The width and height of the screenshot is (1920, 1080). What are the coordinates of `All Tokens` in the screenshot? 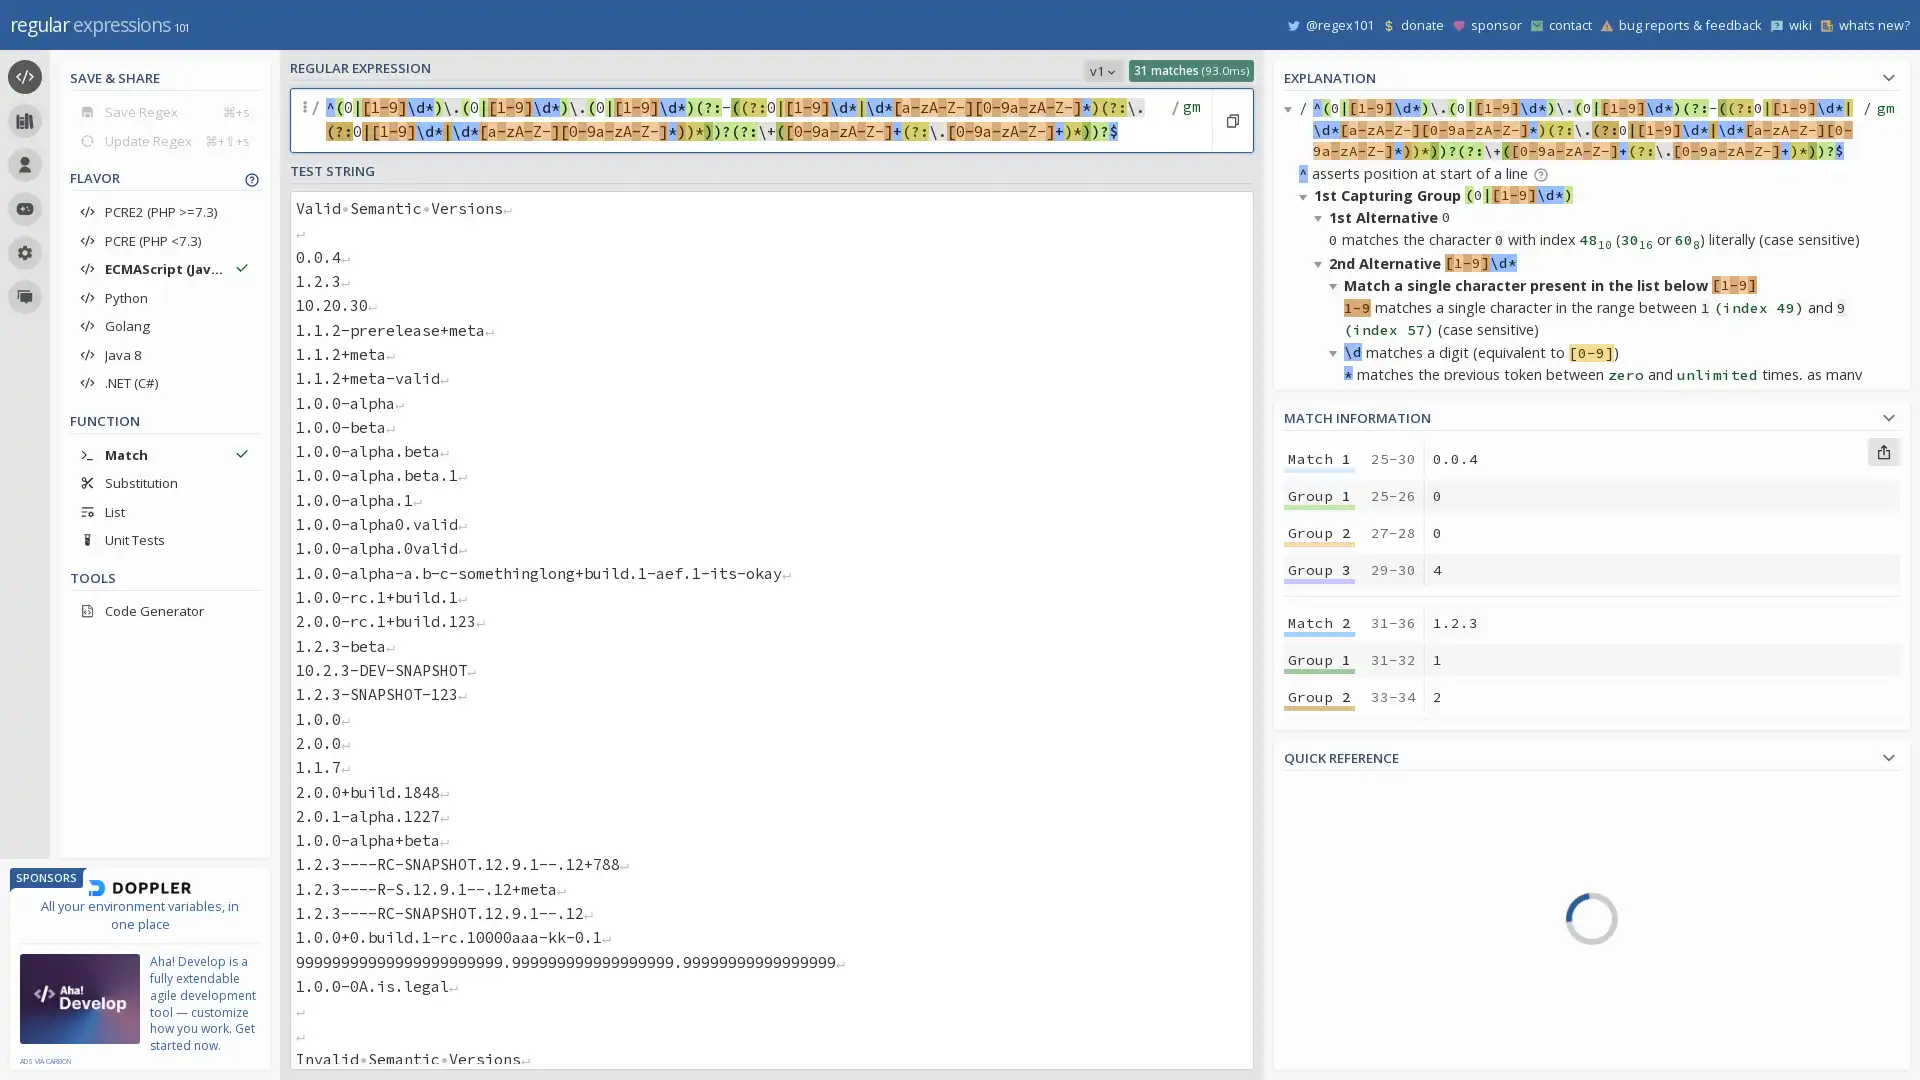 It's located at (1377, 829).